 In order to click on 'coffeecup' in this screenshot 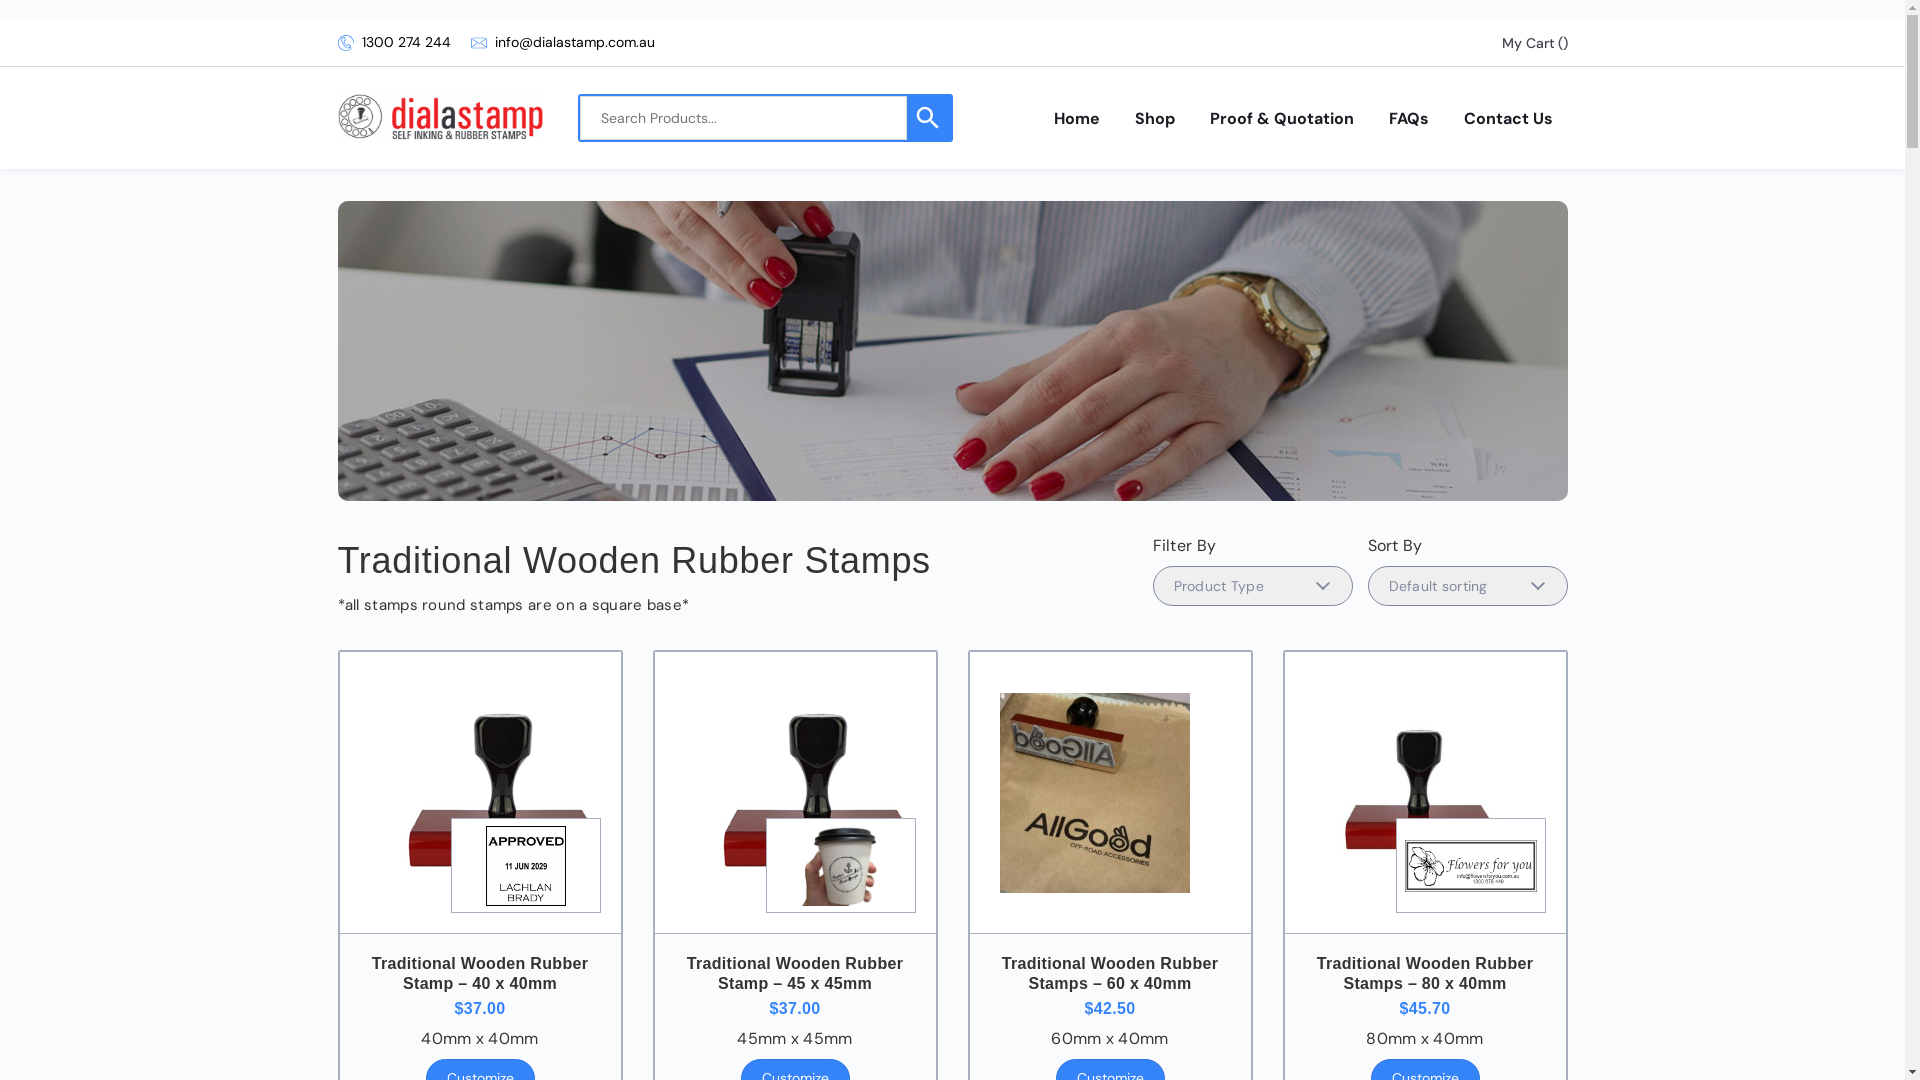, I will do `click(794, 865)`.